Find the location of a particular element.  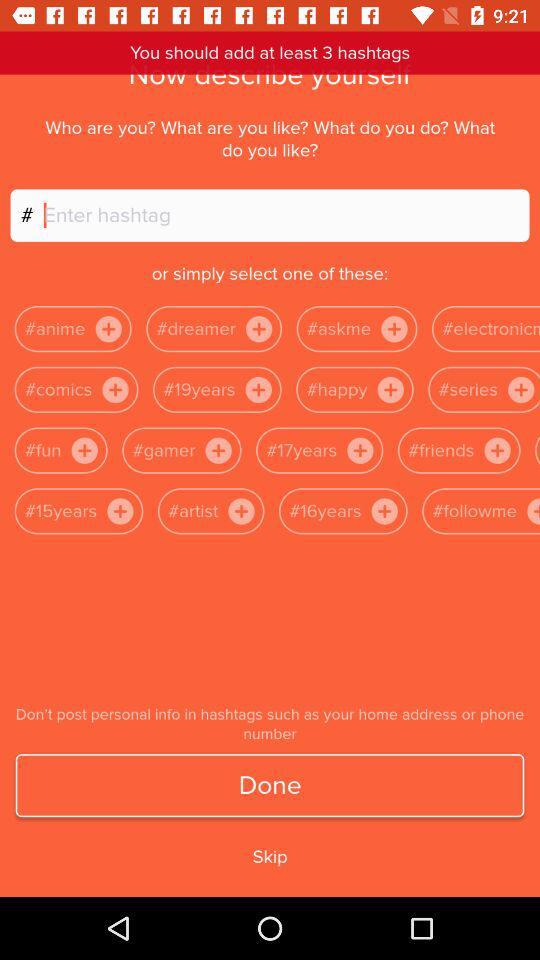

the button right to the text happy is located at coordinates (391, 388).